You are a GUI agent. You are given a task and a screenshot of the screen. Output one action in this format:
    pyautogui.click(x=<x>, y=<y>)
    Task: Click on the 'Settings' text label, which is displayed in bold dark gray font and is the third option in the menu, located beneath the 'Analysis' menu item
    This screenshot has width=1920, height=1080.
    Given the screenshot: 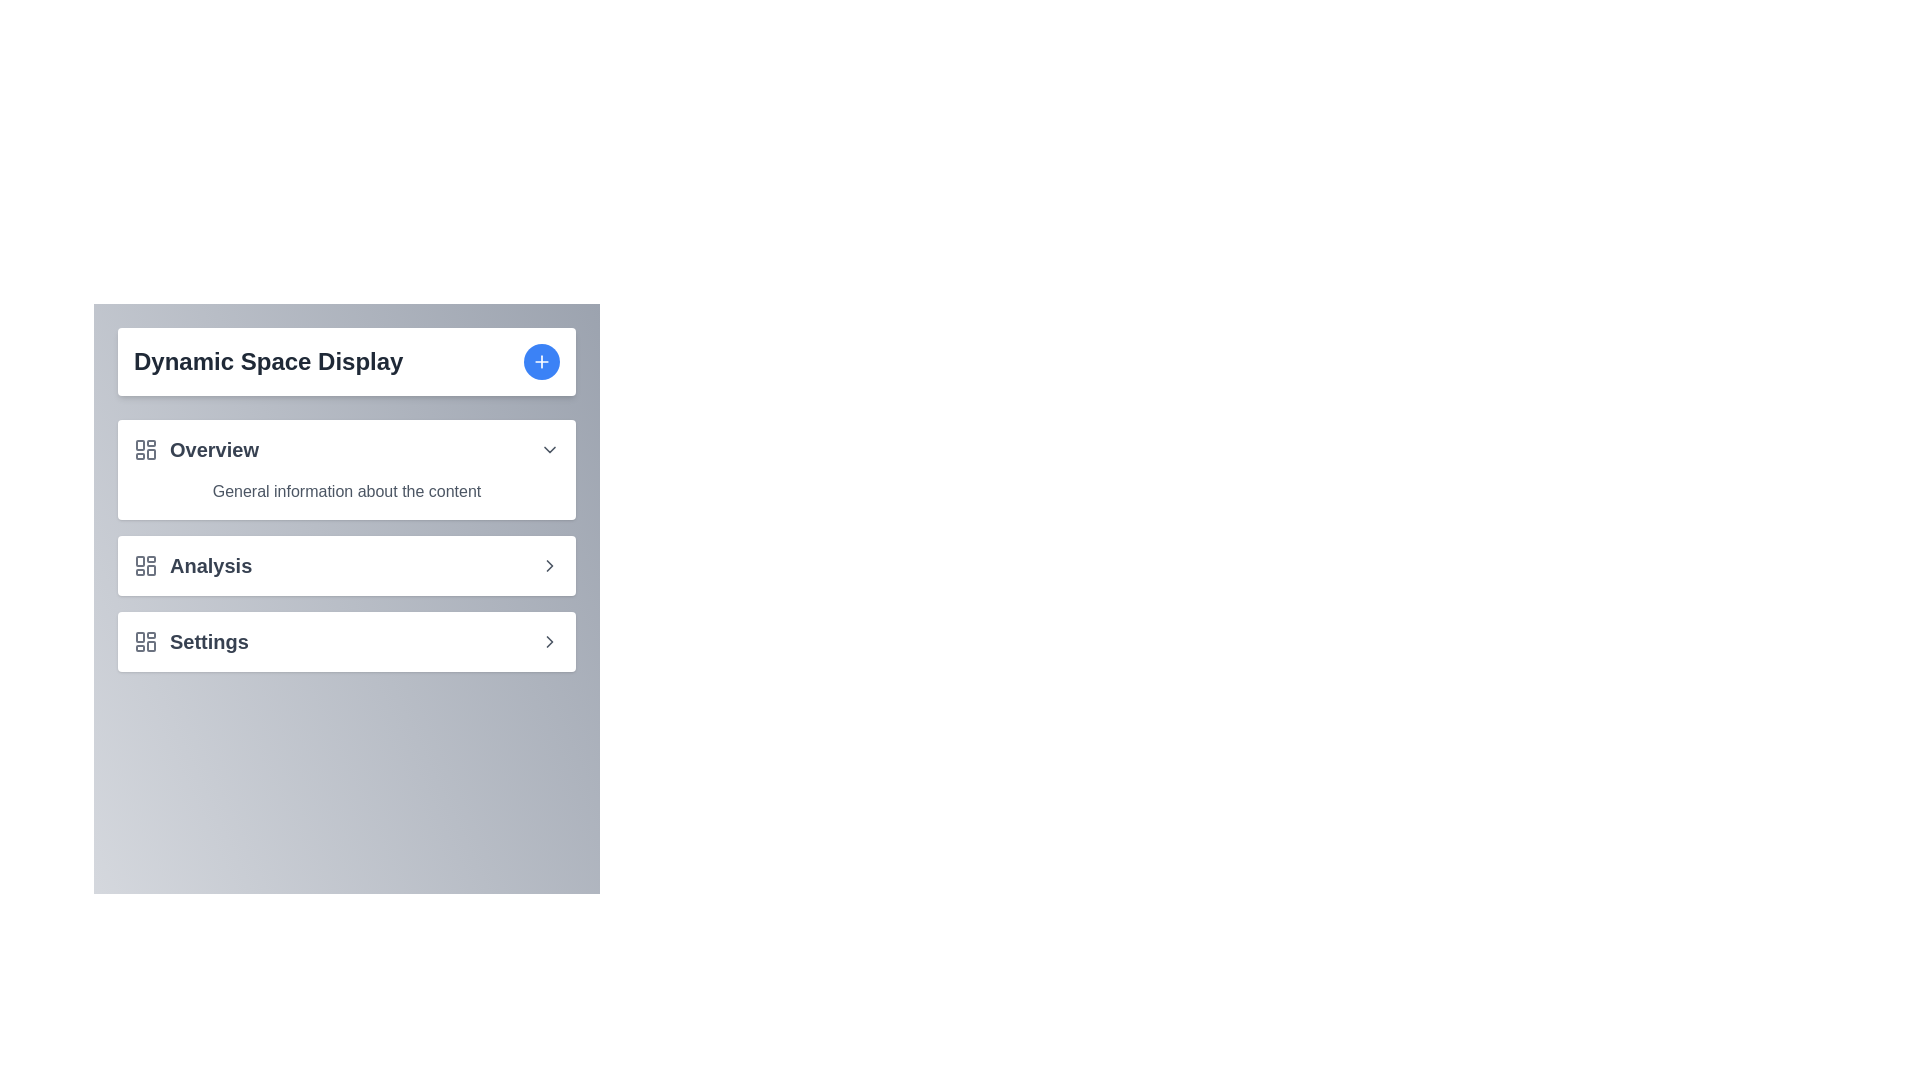 What is the action you would take?
    pyautogui.click(x=209, y=641)
    